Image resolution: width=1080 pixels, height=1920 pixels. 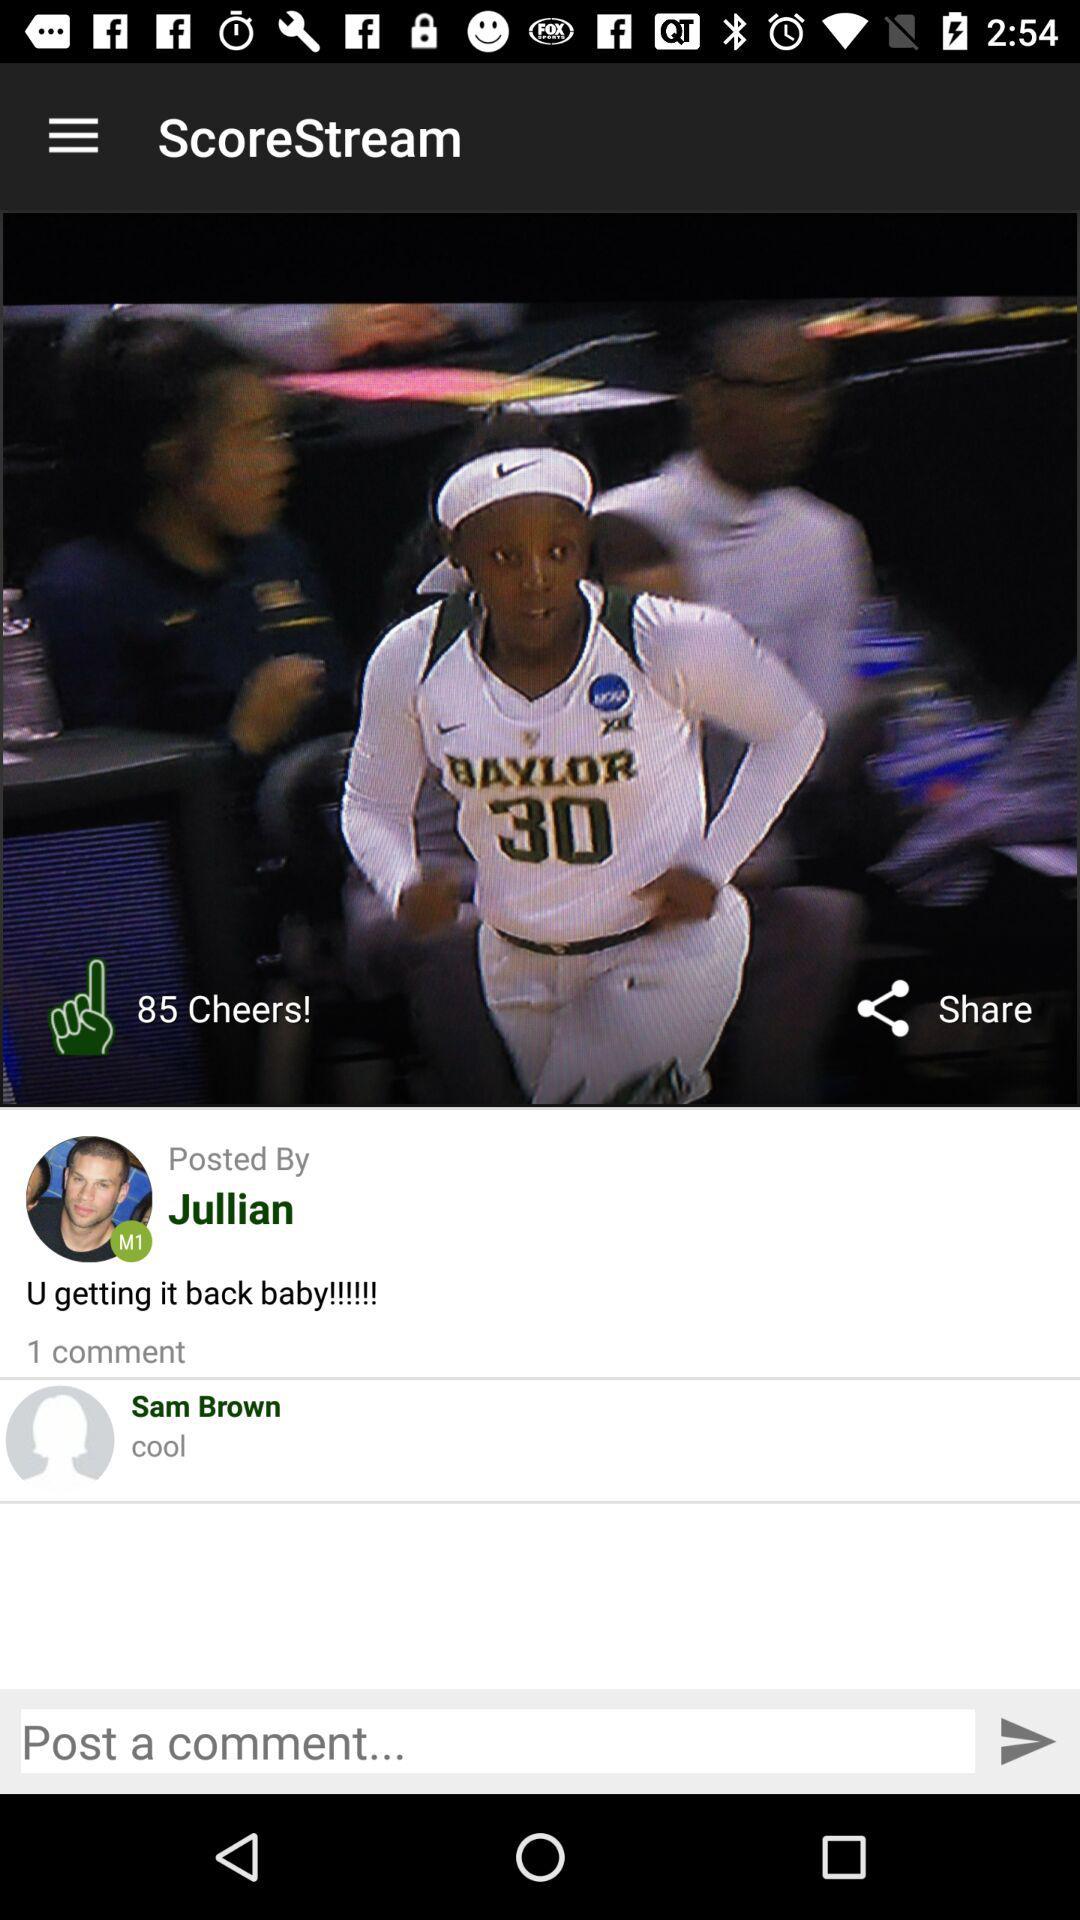 What do you see at coordinates (882, 1008) in the screenshot?
I see `the icon next to 85 cheers!` at bounding box center [882, 1008].